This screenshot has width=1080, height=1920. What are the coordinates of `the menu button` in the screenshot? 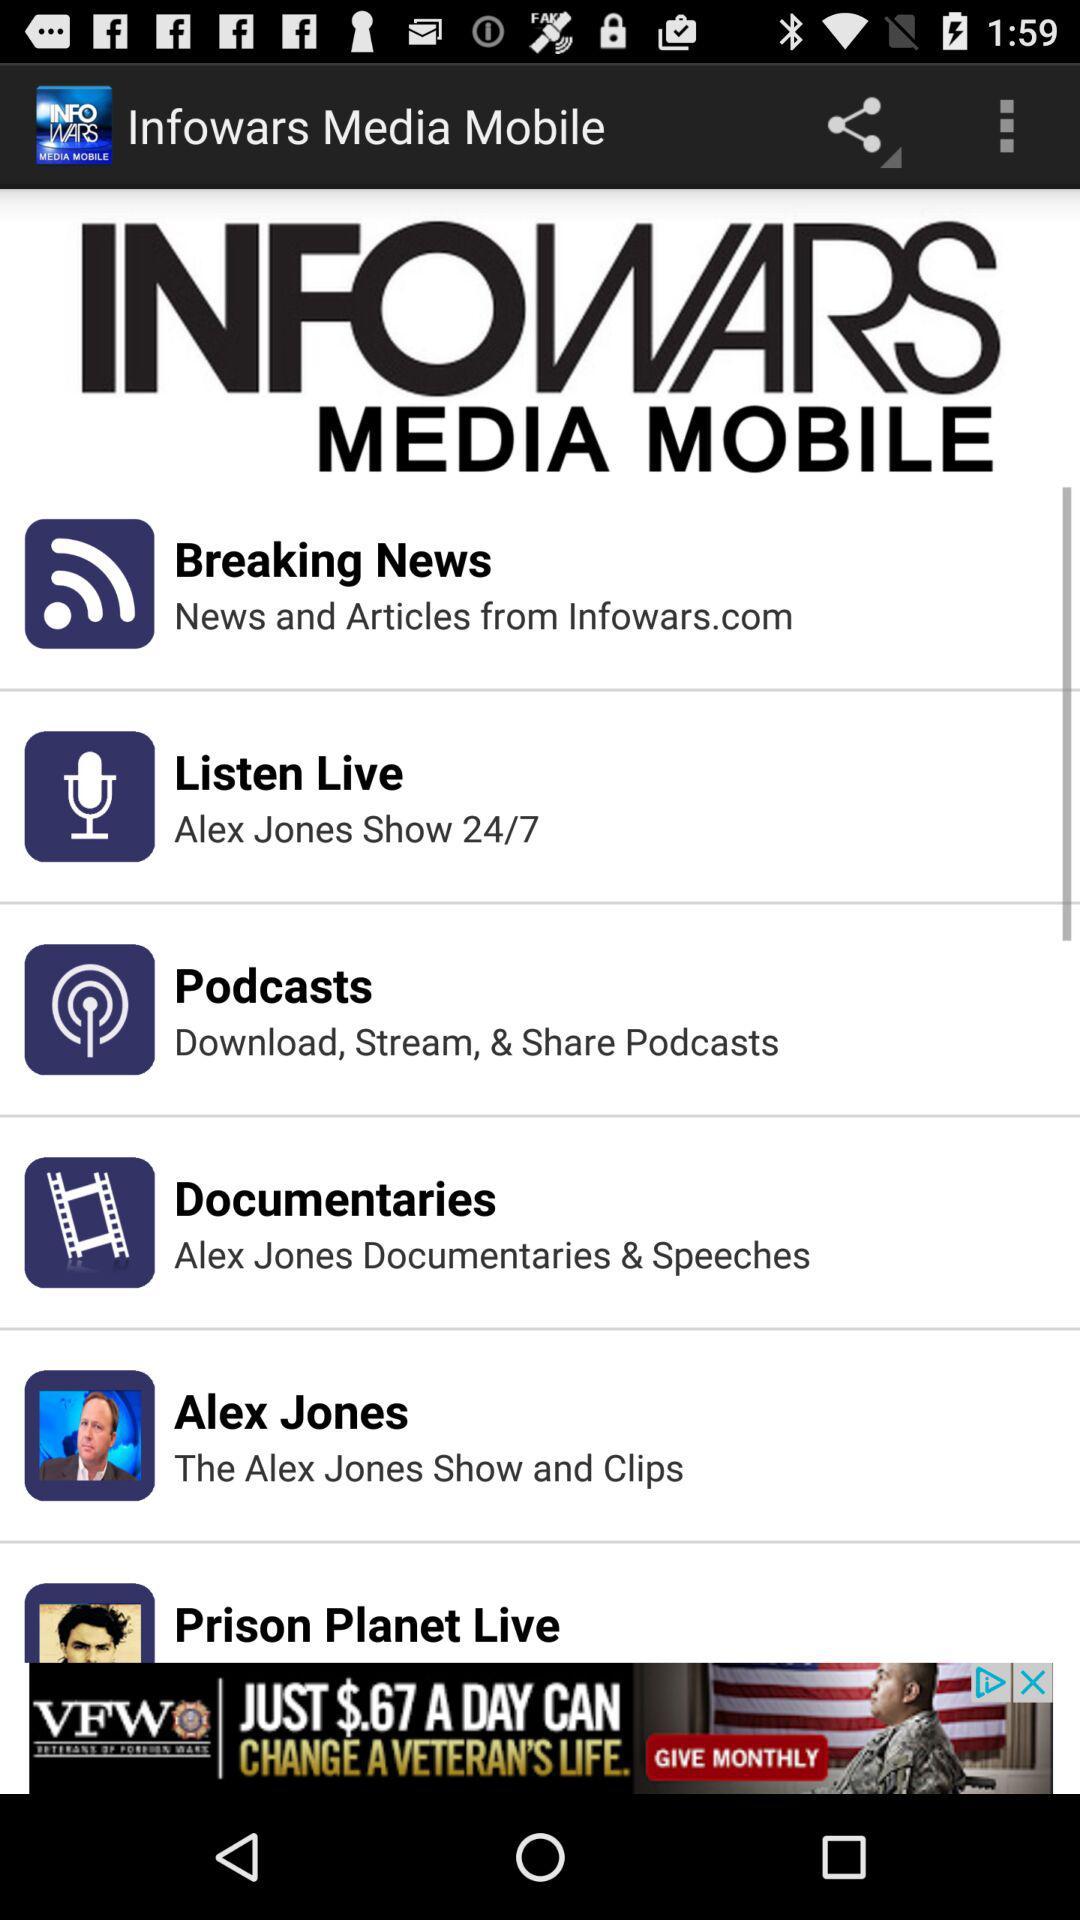 It's located at (1006, 124).